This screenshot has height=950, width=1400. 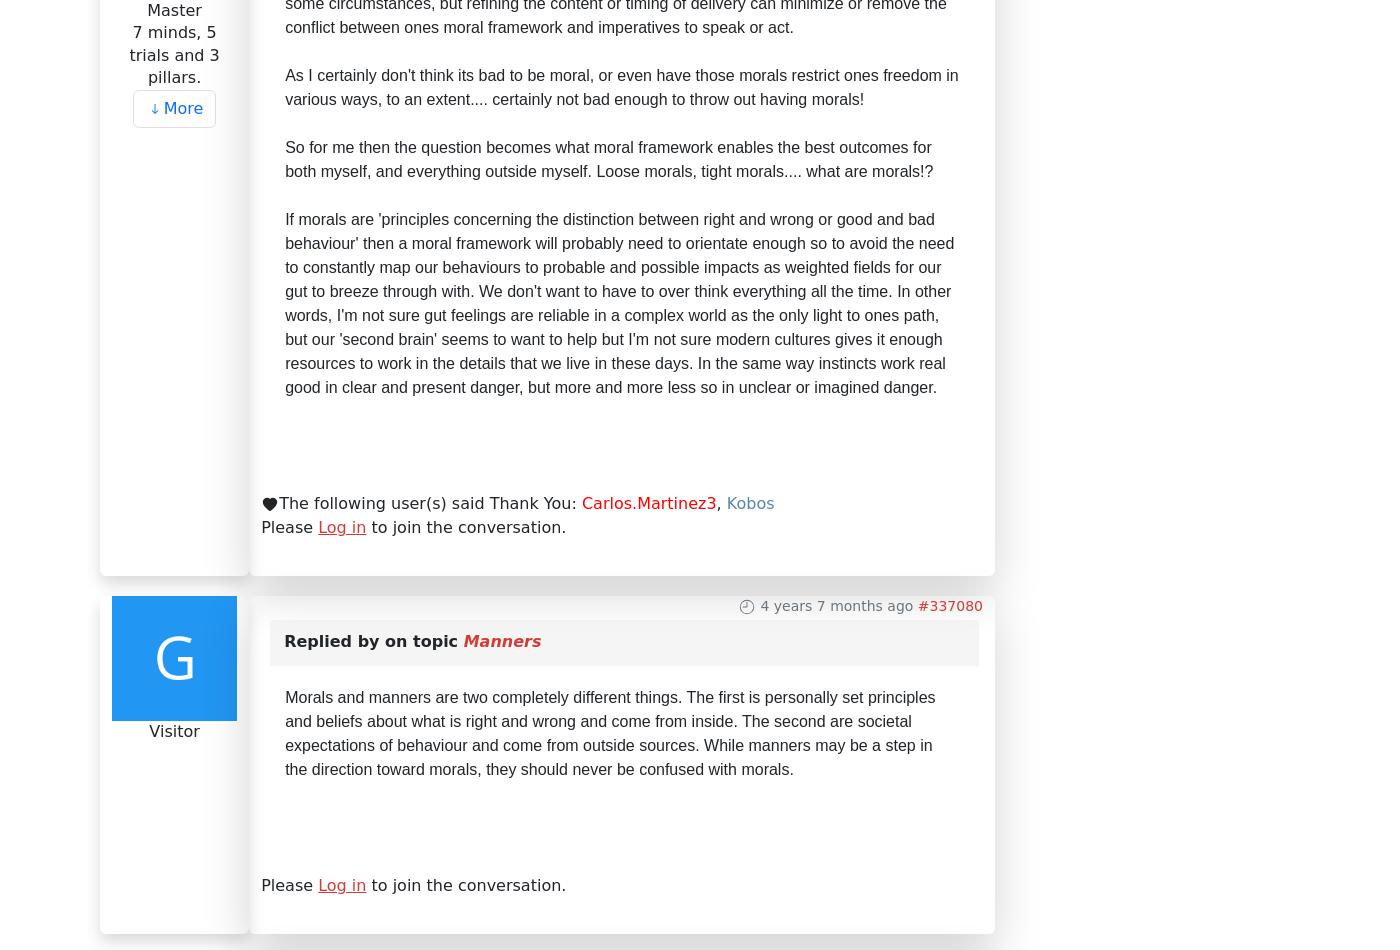 I want to click on 'Copyright © 2023 Temple of the Jedi Order.', so click(x=376, y=551).